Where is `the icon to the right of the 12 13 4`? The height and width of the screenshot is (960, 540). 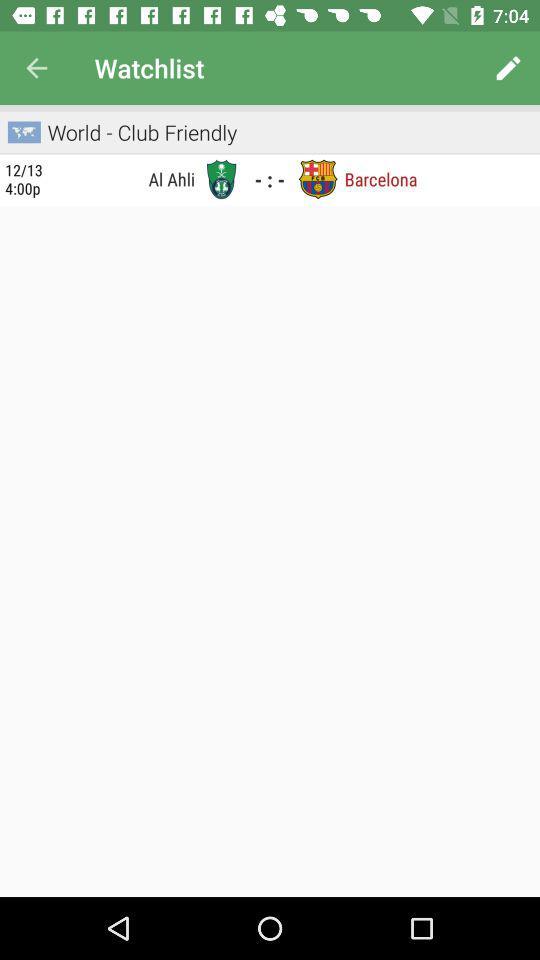 the icon to the right of the 12 13 4 is located at coordinates (125, 178).